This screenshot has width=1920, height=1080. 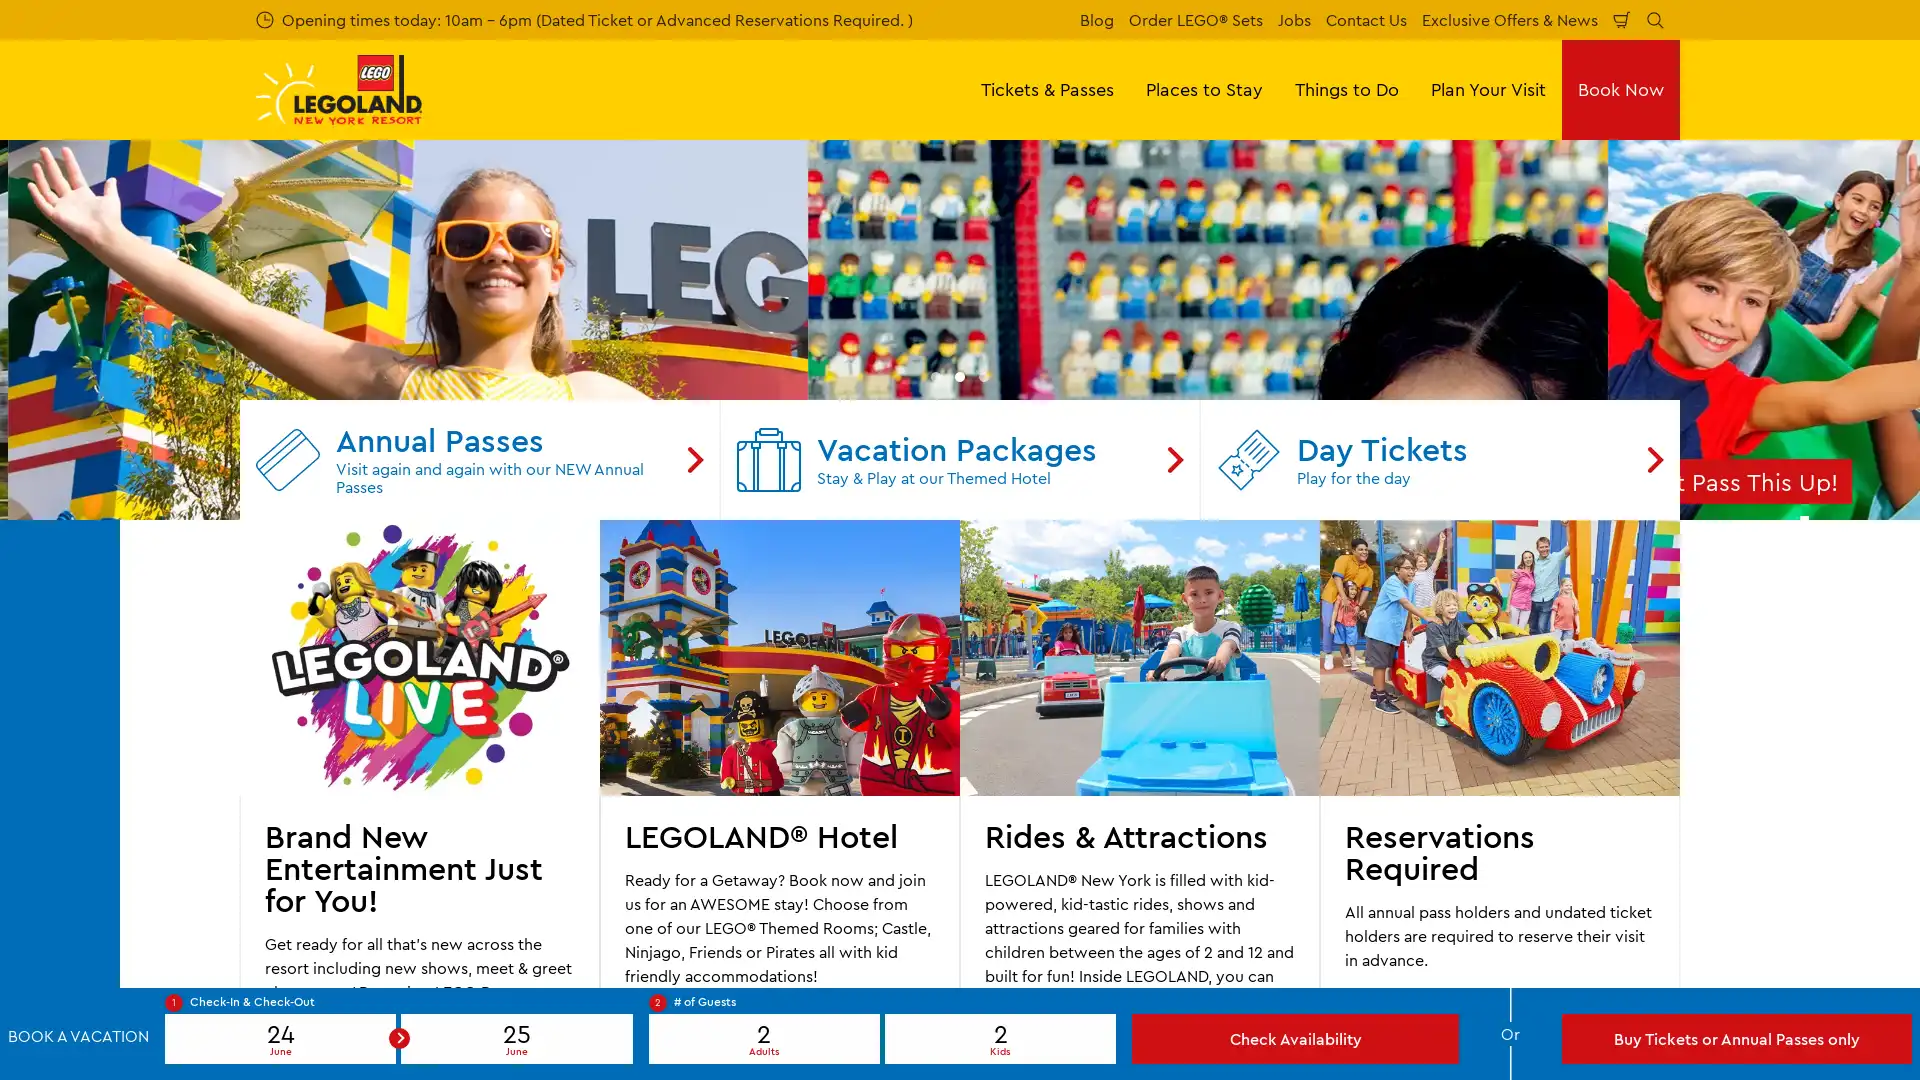 What do you see at coordinates (1347, 88) in the screenshot?
I see `Things to Do` at bounding box center [1347, 88].